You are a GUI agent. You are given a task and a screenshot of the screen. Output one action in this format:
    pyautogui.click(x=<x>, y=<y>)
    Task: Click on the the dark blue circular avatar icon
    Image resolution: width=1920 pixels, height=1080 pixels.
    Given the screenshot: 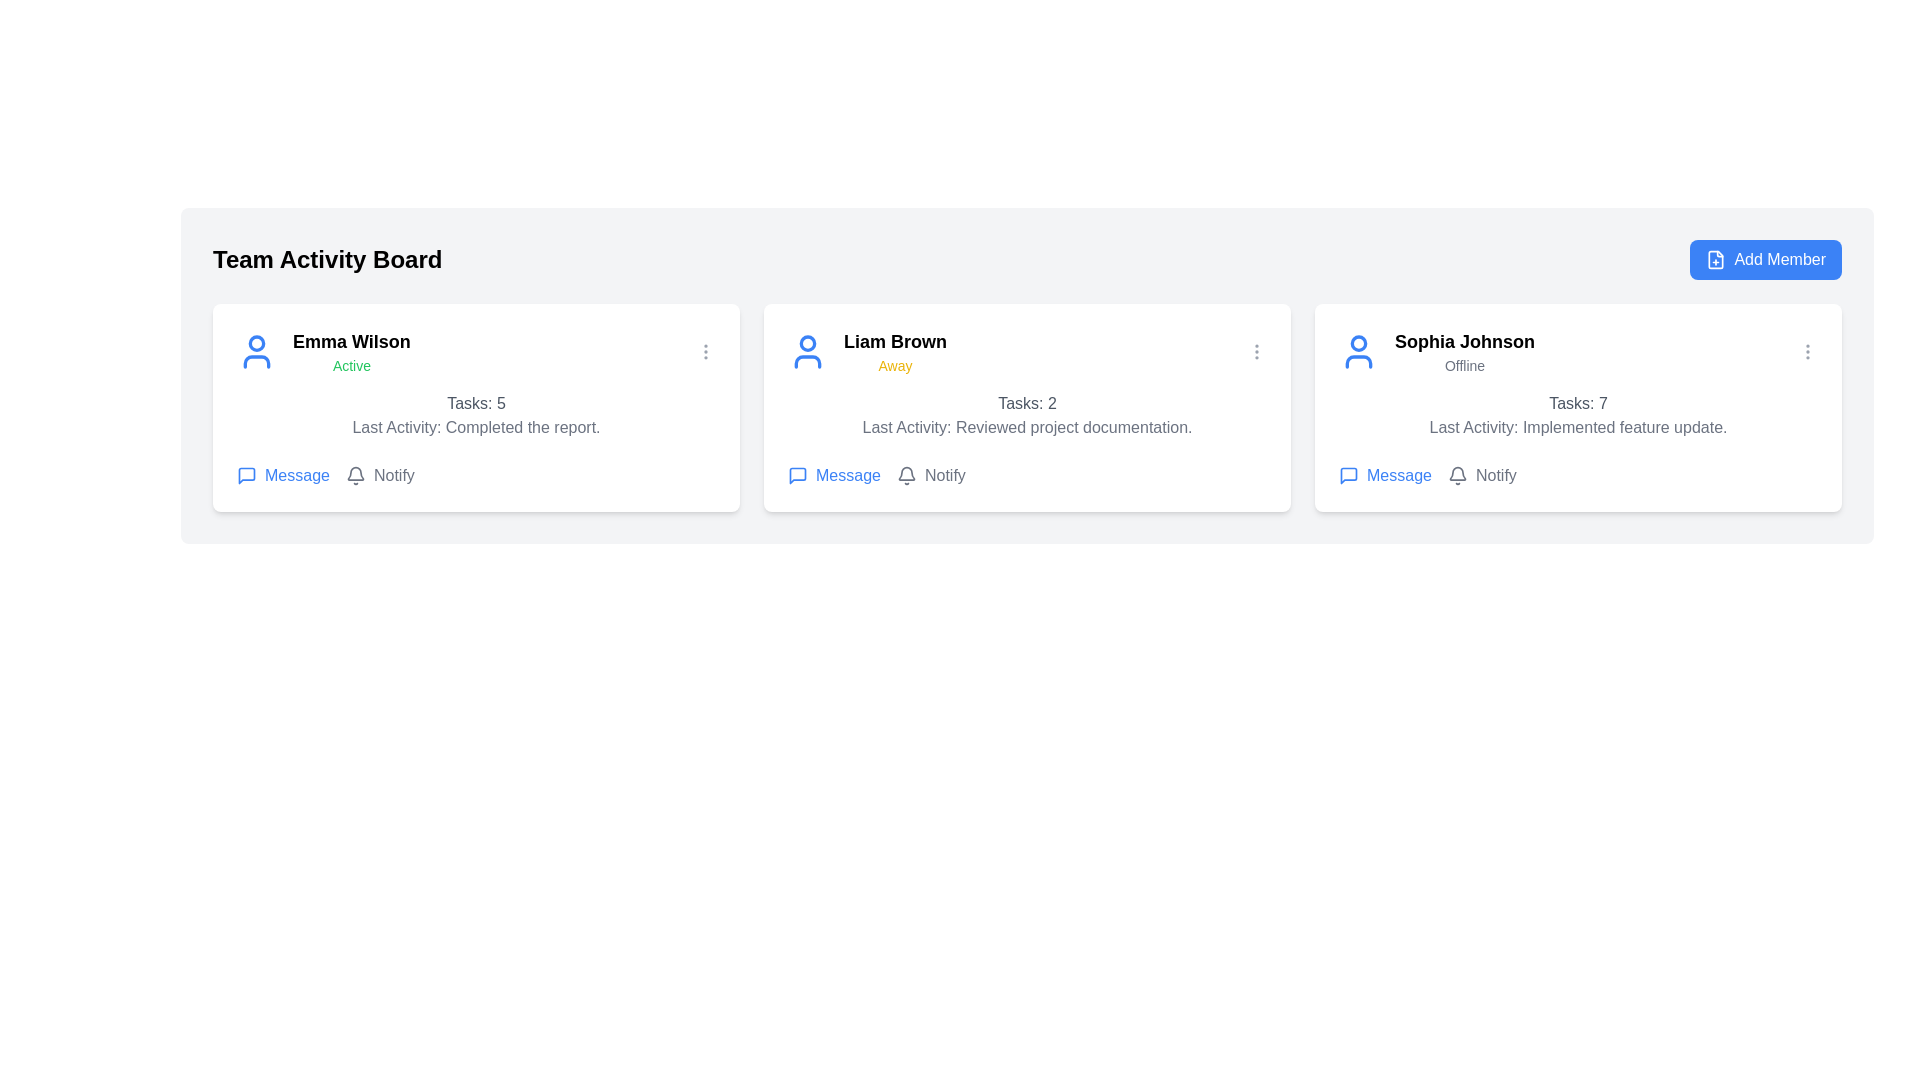 What is the action you would take?
    pyautogui.click(x=256, y=342)
    